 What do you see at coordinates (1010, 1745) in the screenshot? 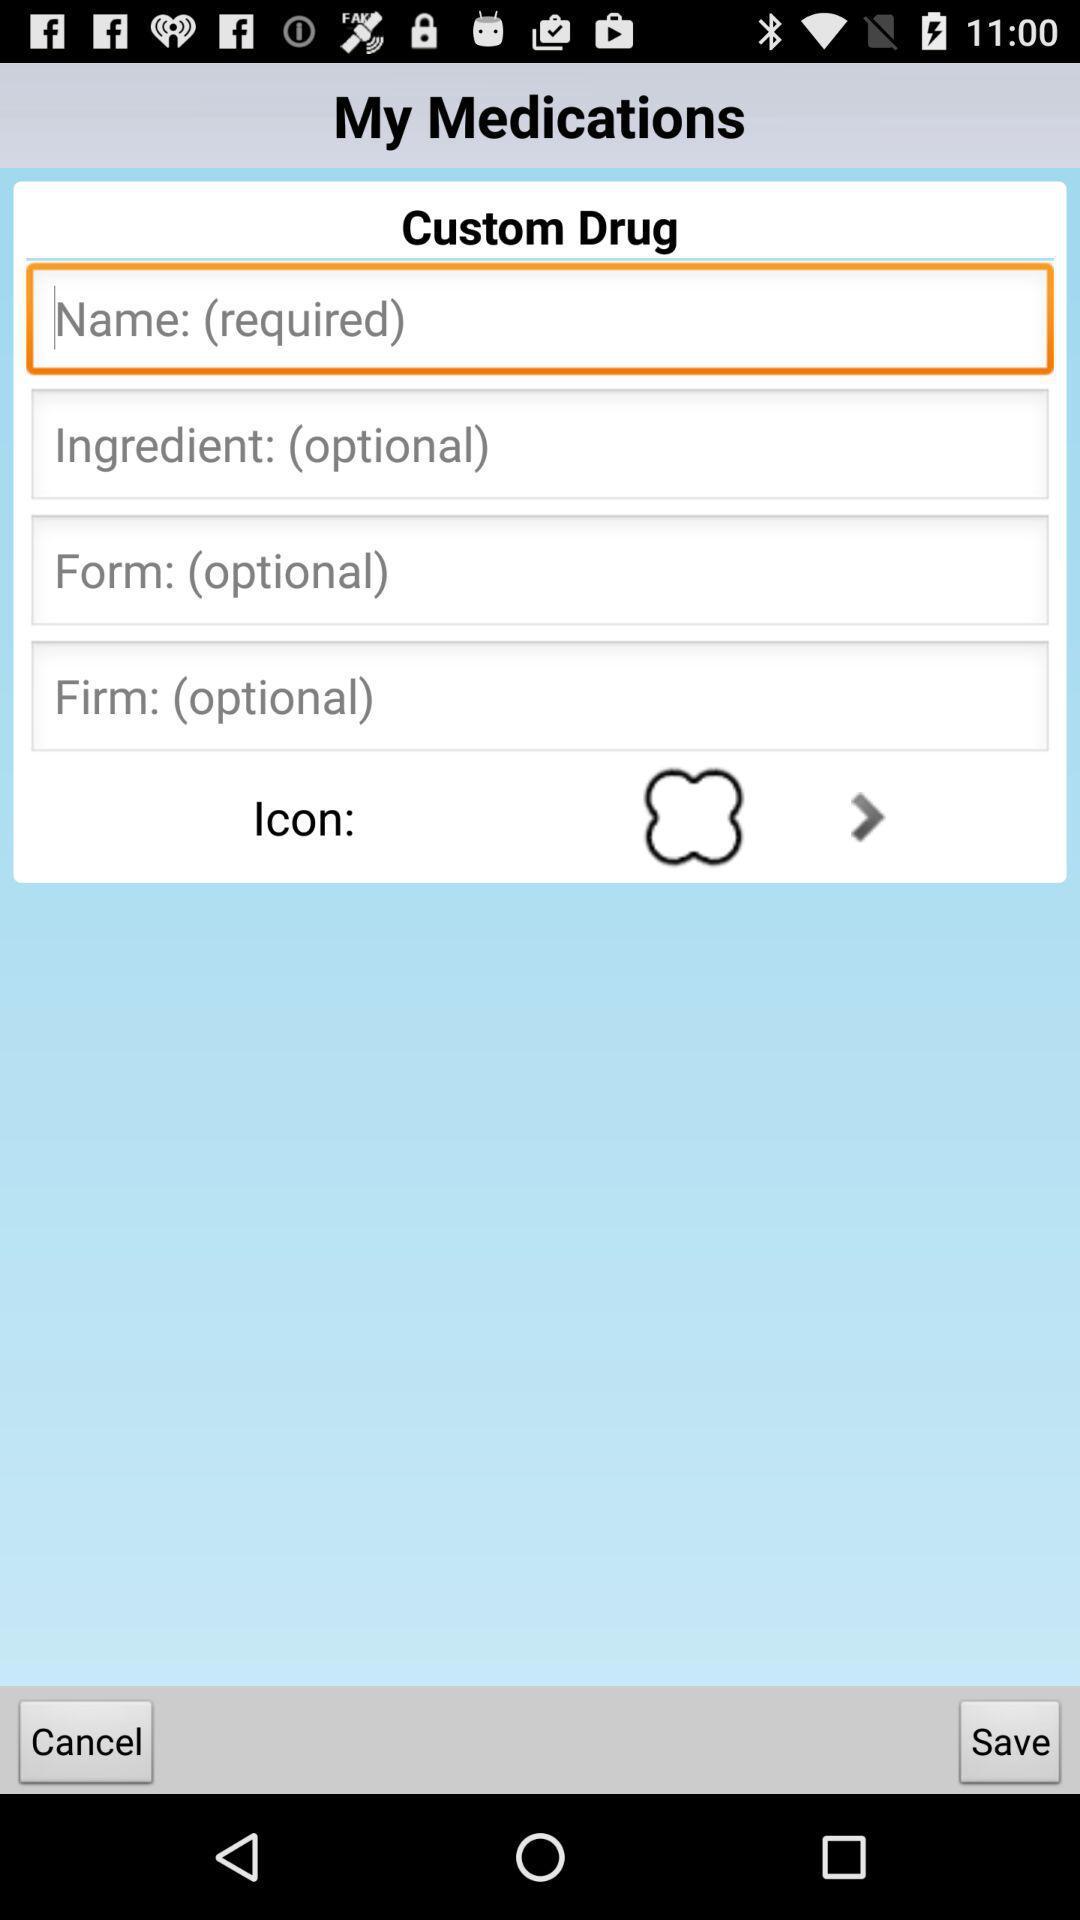
I see `button to the right of the cancel item` at bounding box center [1010, 1745].